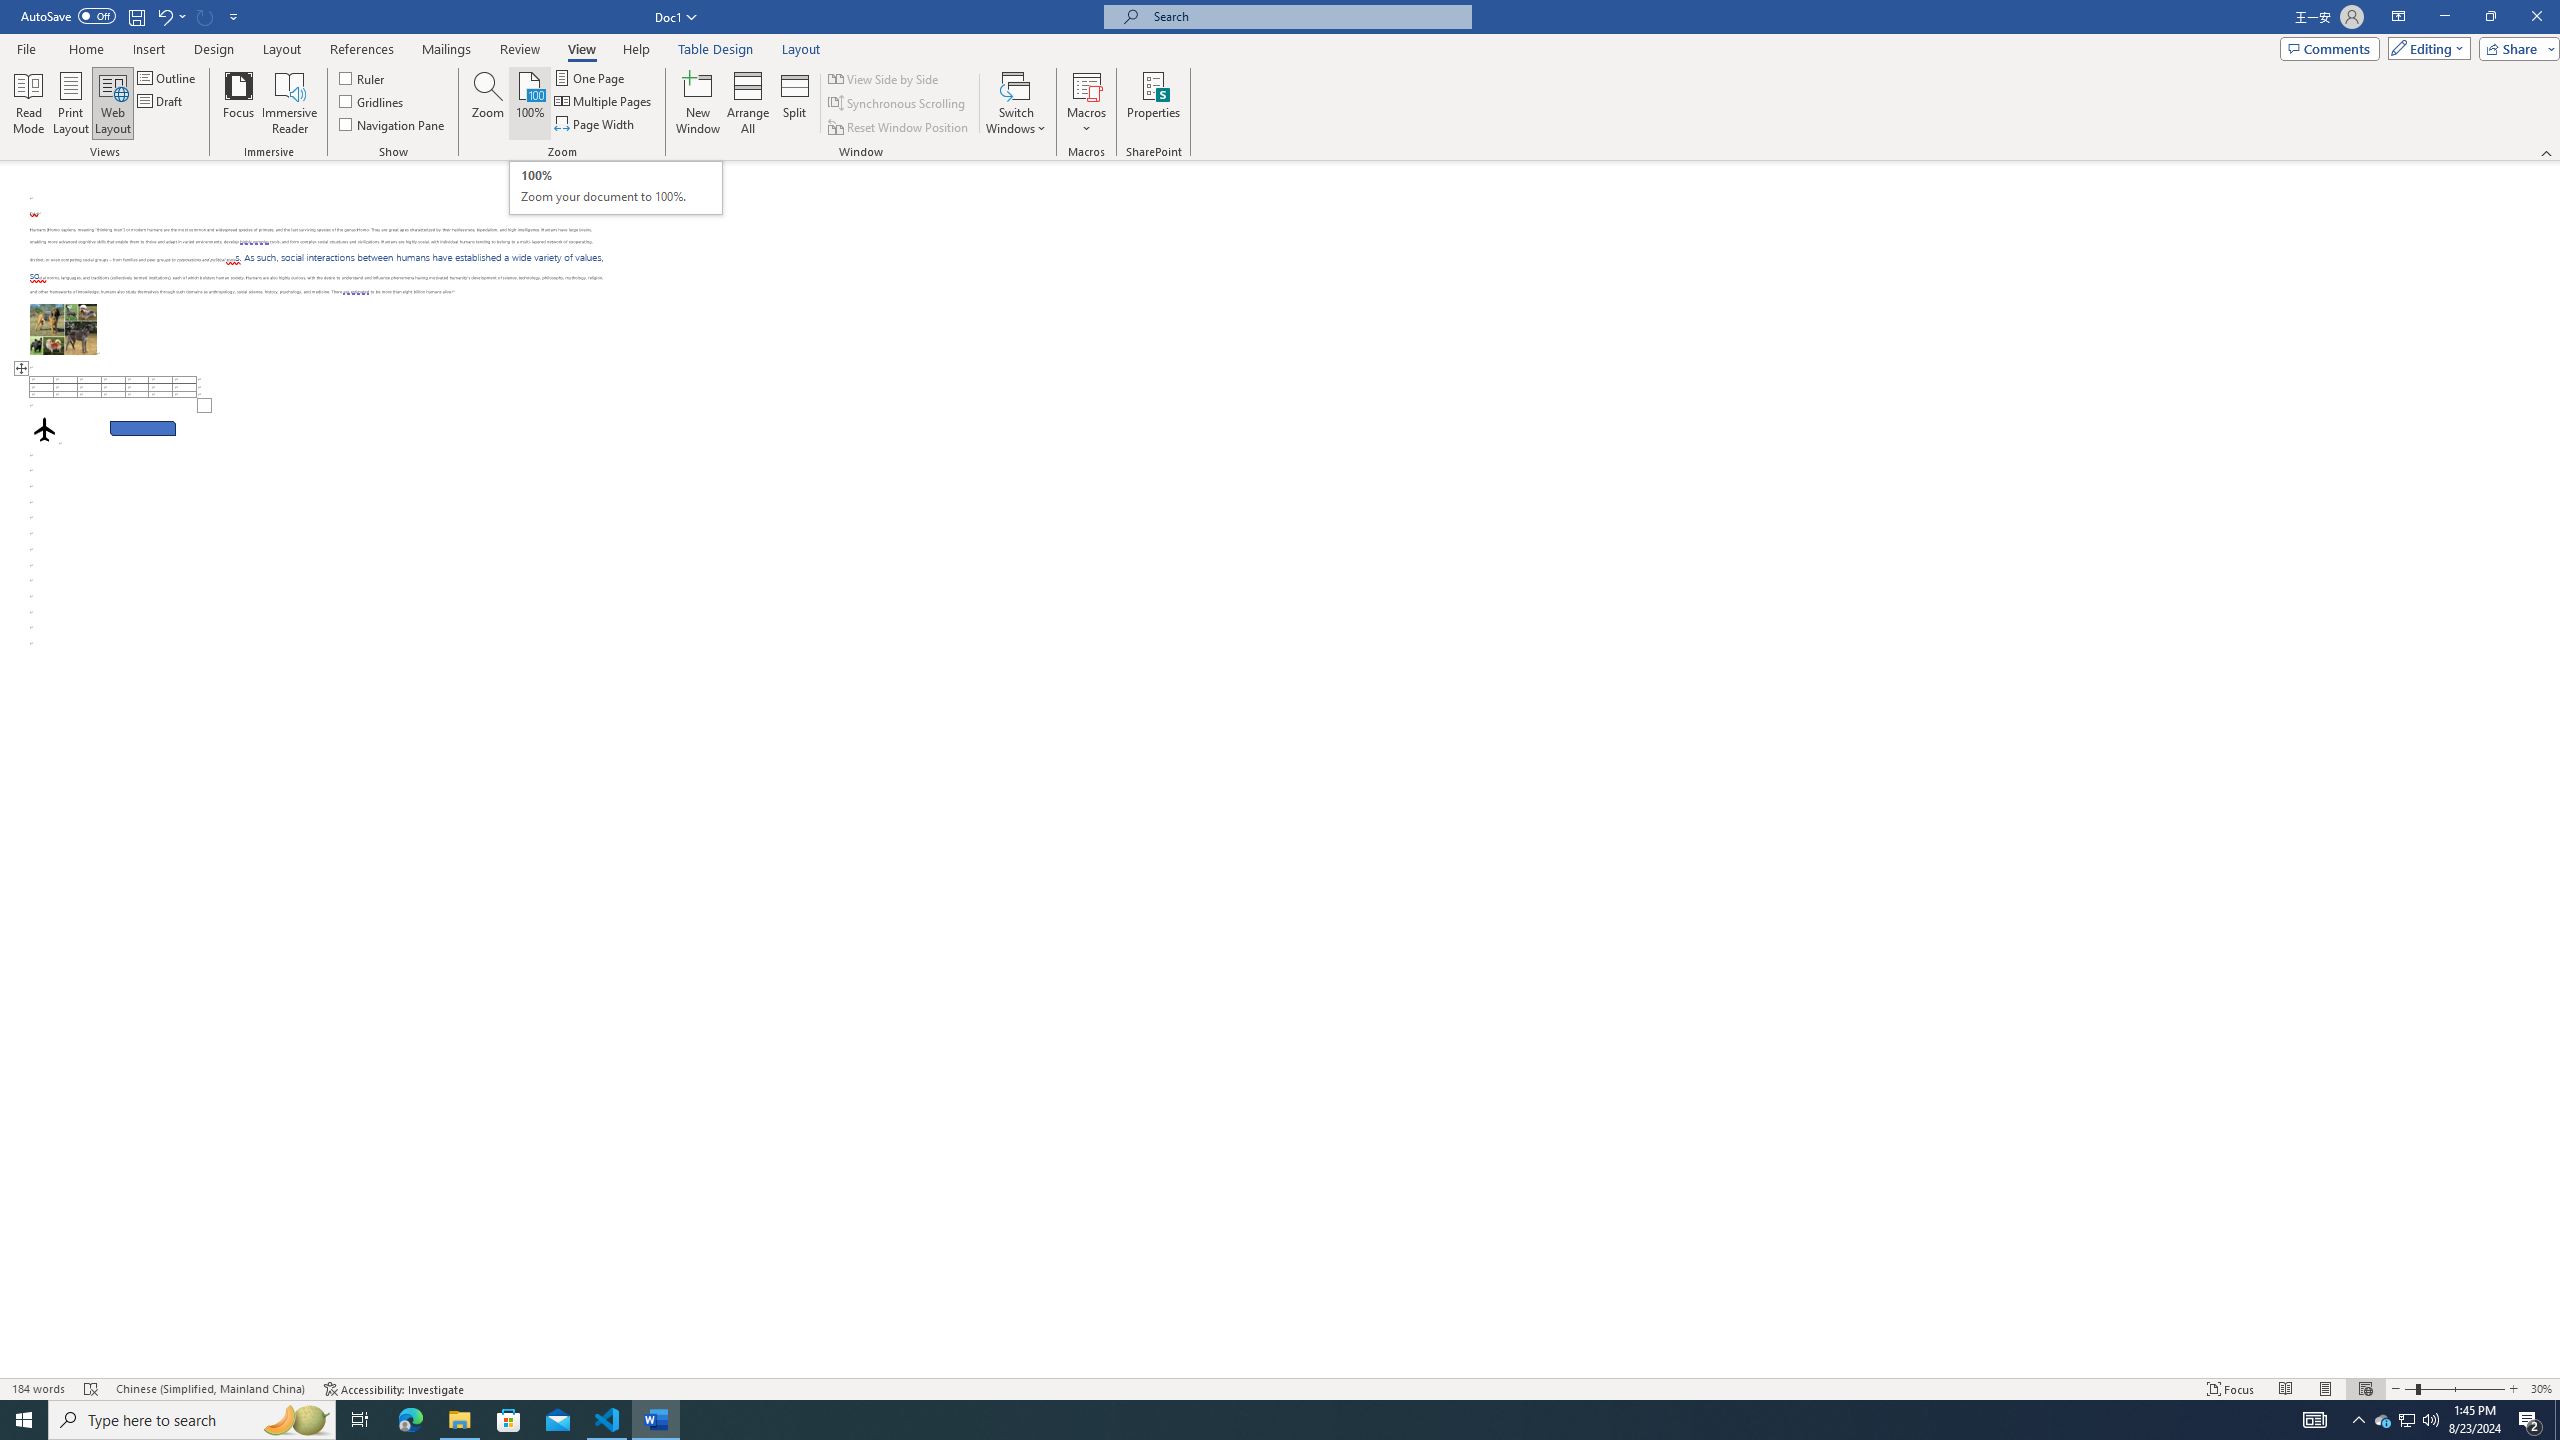 This screenshot has width=2560, height=1440. Describe the element at coordinates (1085, 103) in the screenshot. I see `'Macros'` at that location.